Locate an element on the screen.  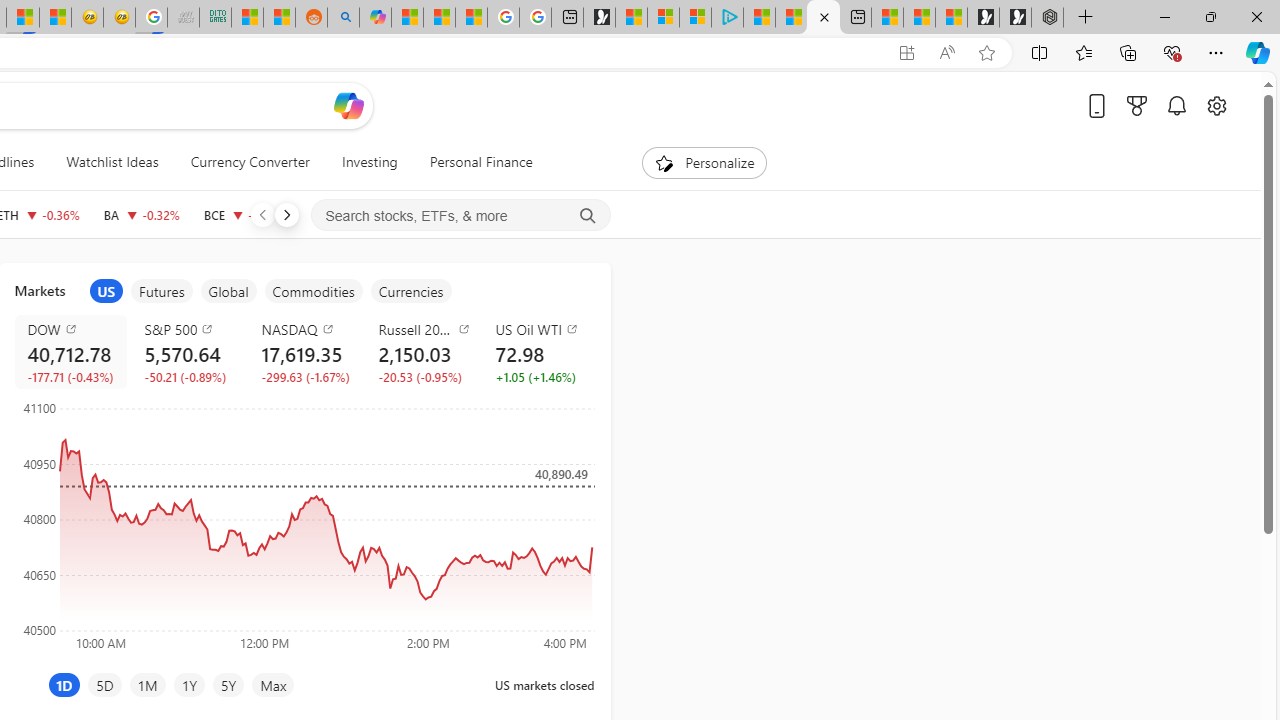
'Investing' is located at coordinates (369, 162).